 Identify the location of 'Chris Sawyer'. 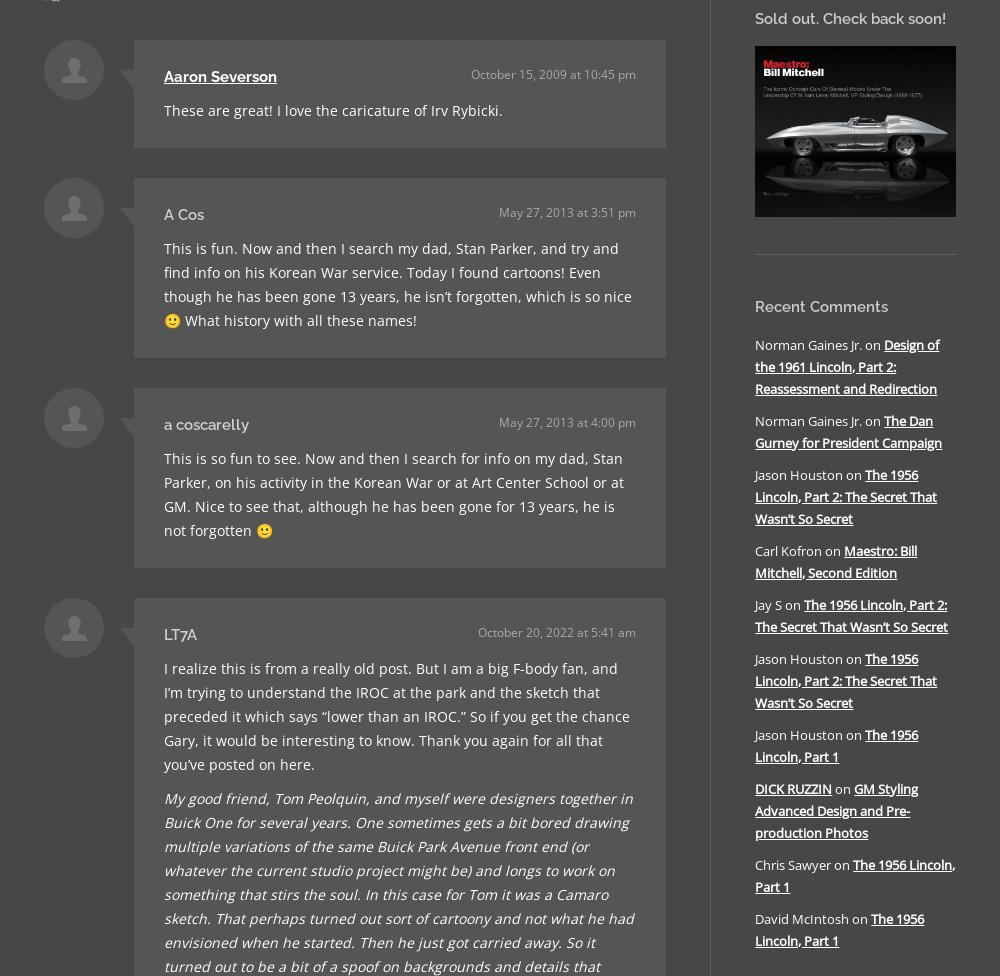
(755, 862).